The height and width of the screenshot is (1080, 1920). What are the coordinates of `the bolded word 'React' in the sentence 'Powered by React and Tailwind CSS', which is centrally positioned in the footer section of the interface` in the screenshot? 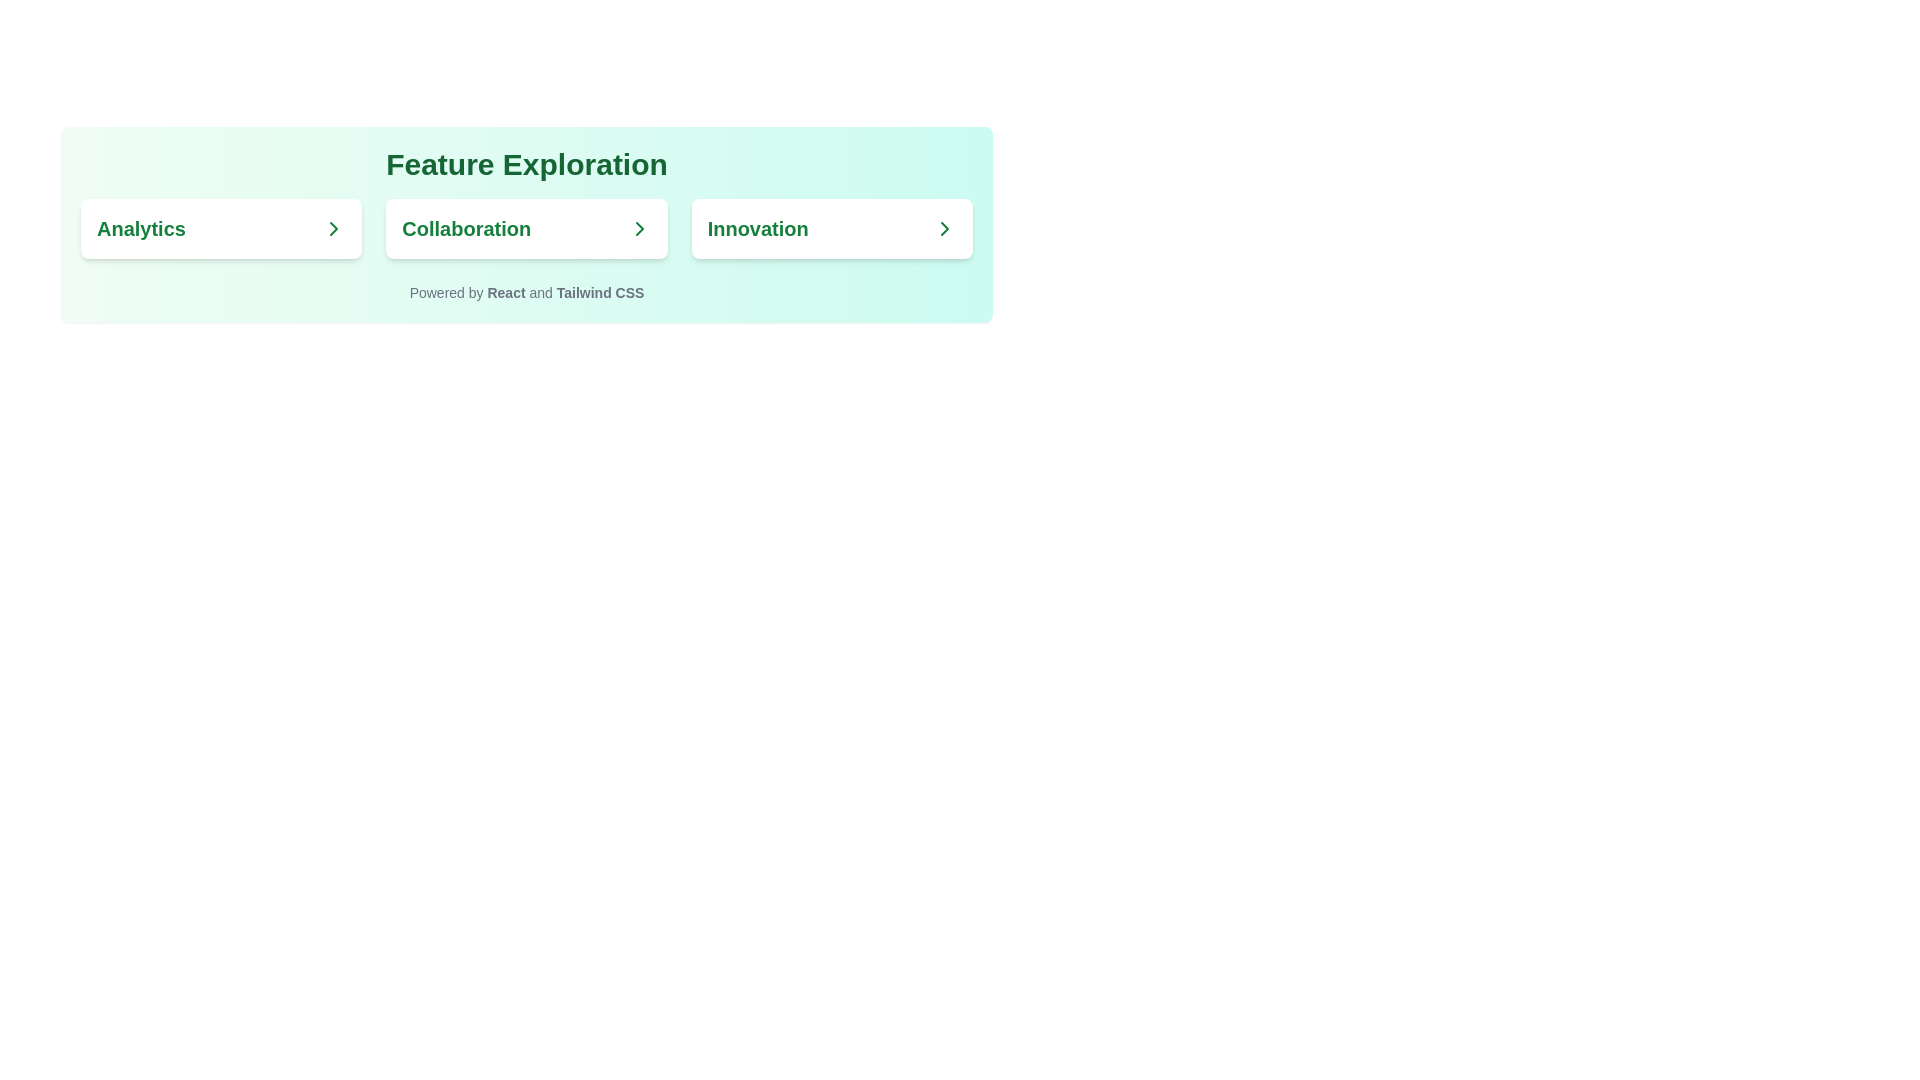 It's located at (506, 293).